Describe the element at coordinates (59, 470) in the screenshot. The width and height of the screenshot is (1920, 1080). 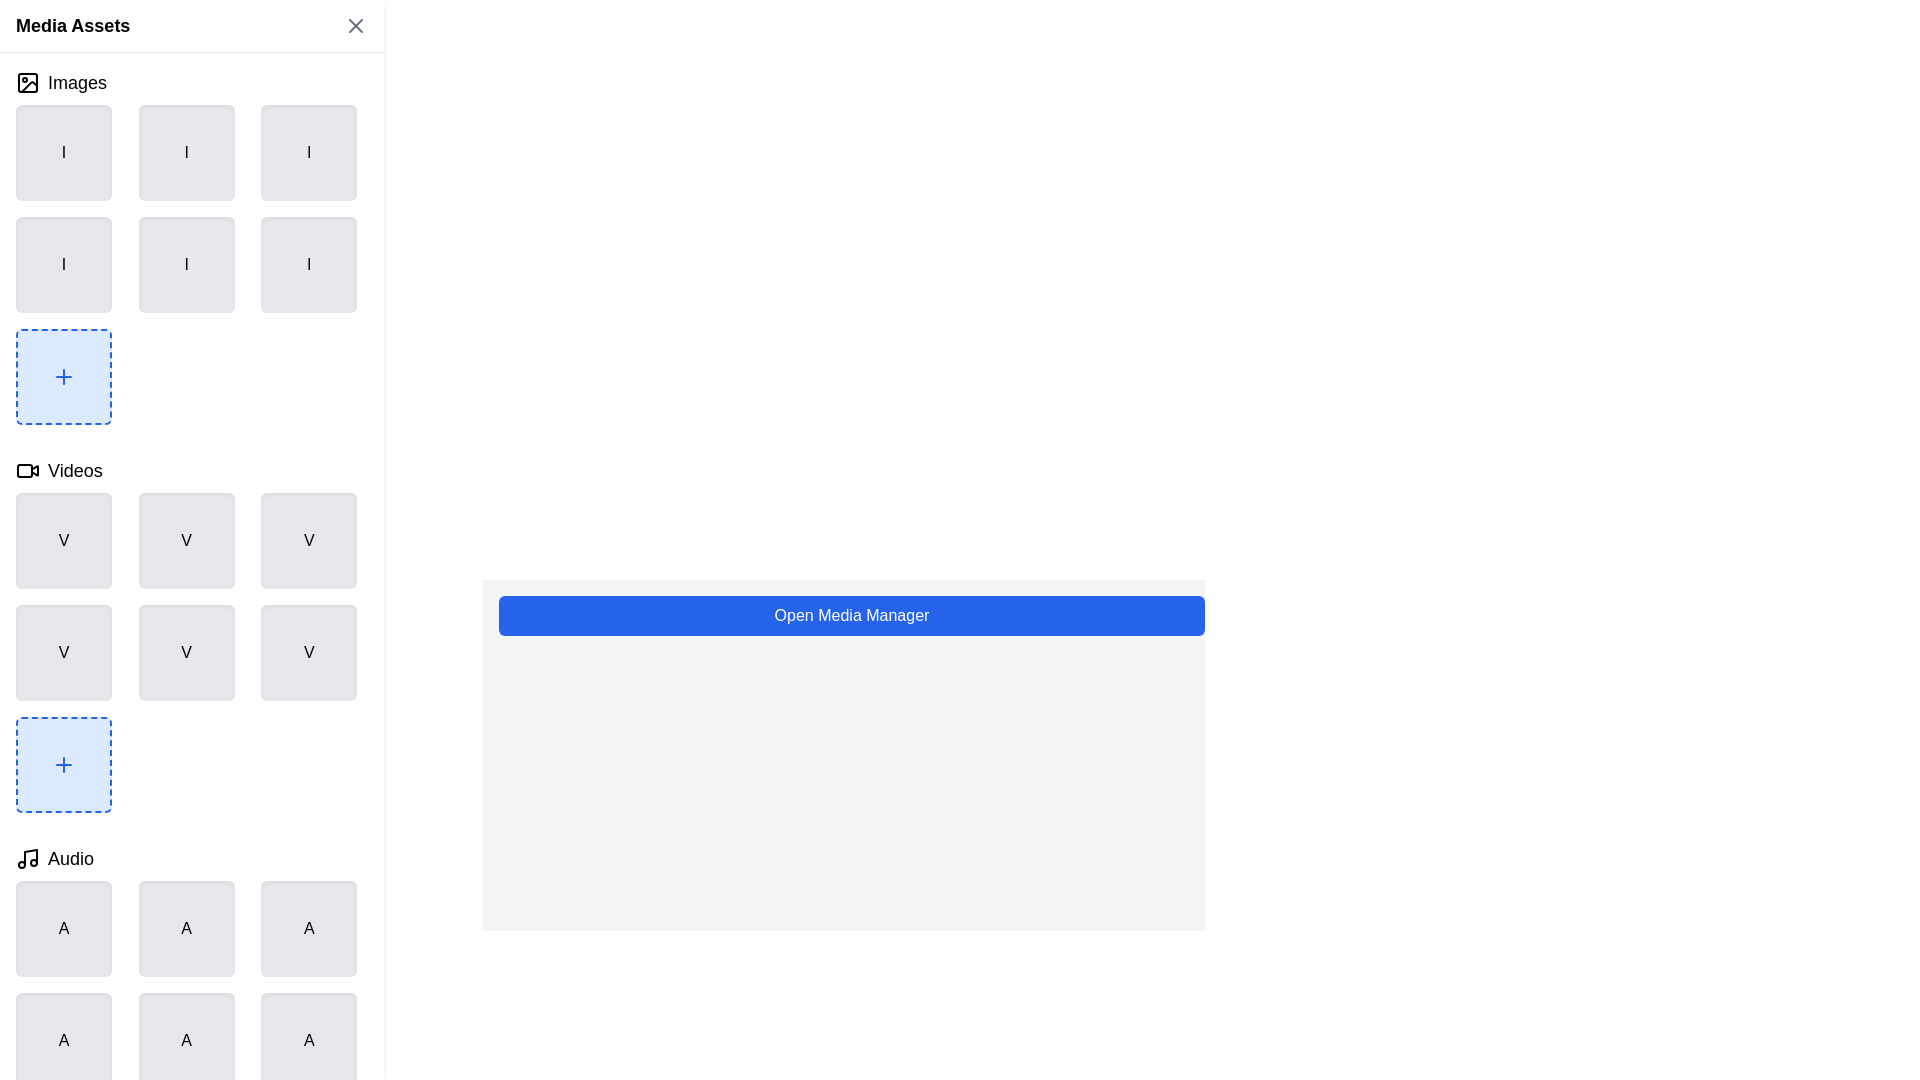
I see `the 'Videos' section title which includes a video camera icon and the text 'Videos'` at that location.